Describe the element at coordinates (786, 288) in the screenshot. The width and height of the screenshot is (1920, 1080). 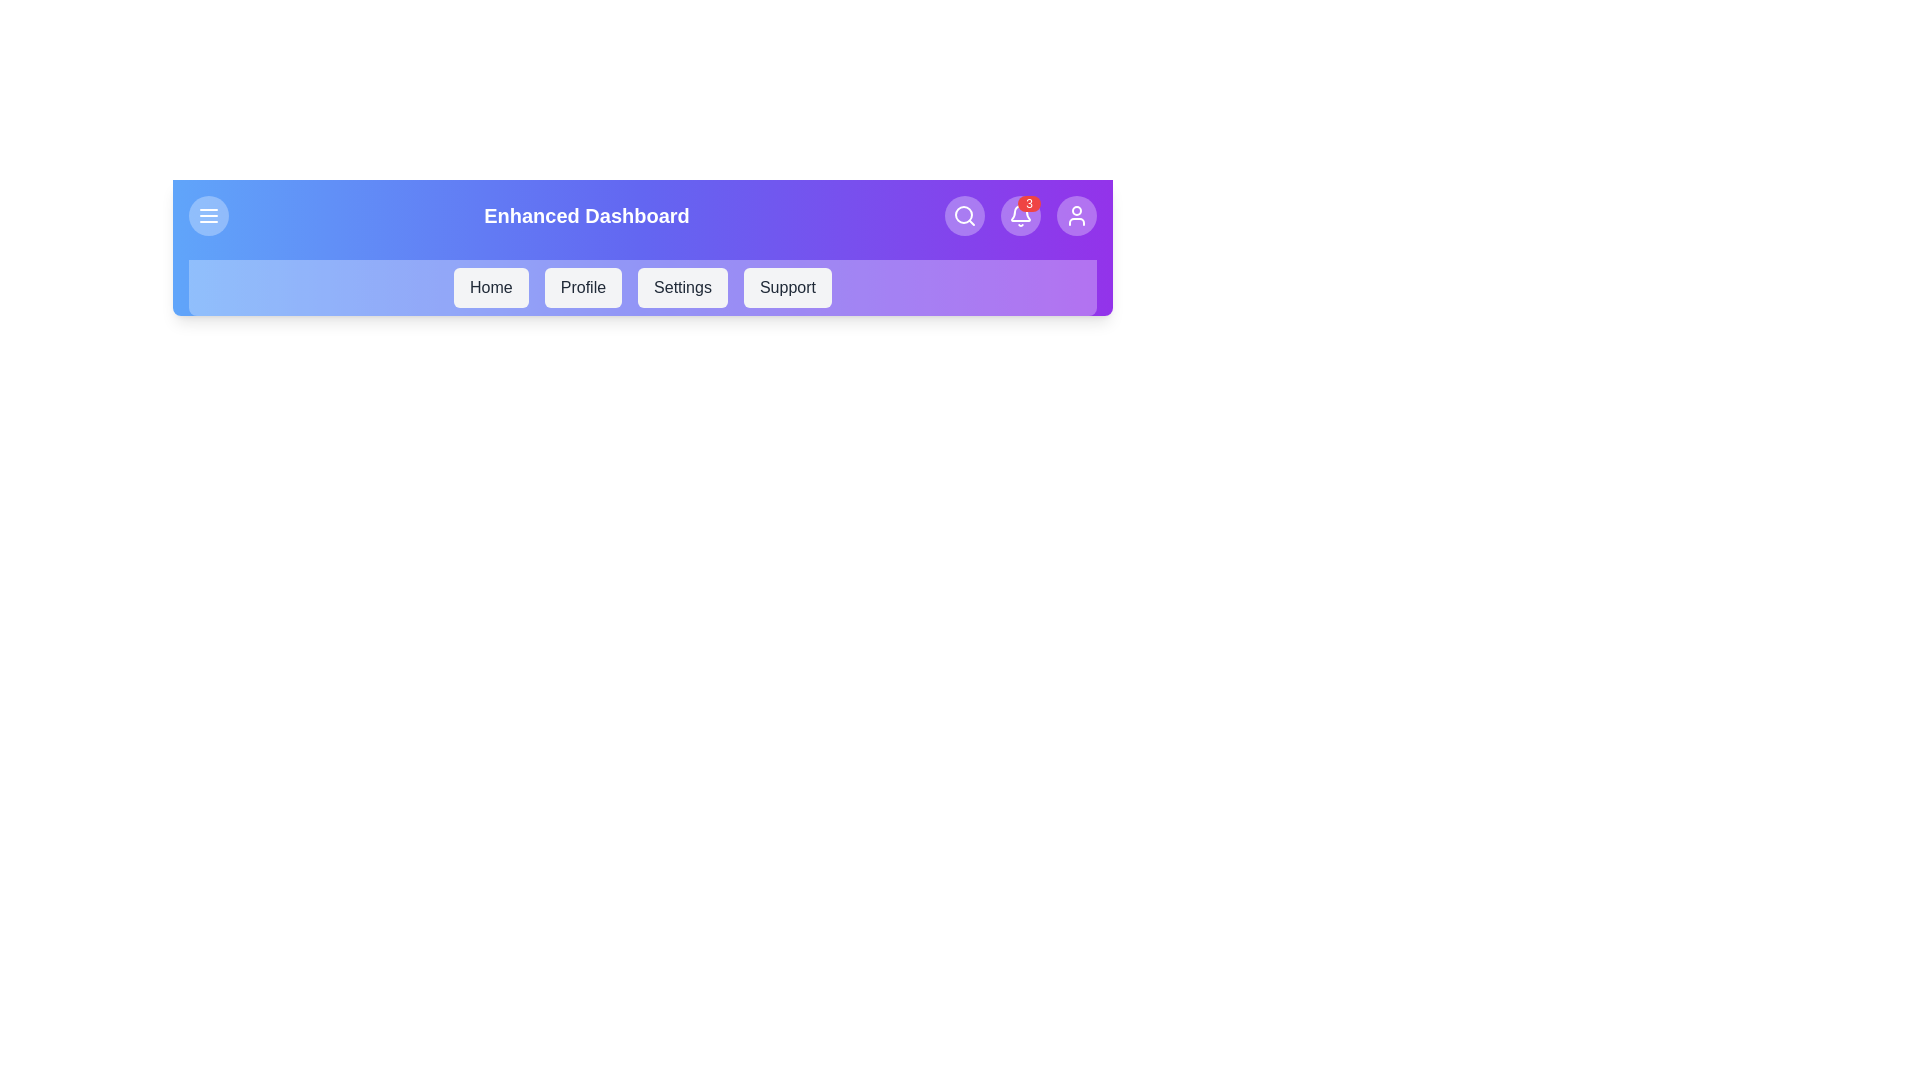
I see `the menu item labeled Support` at that location.